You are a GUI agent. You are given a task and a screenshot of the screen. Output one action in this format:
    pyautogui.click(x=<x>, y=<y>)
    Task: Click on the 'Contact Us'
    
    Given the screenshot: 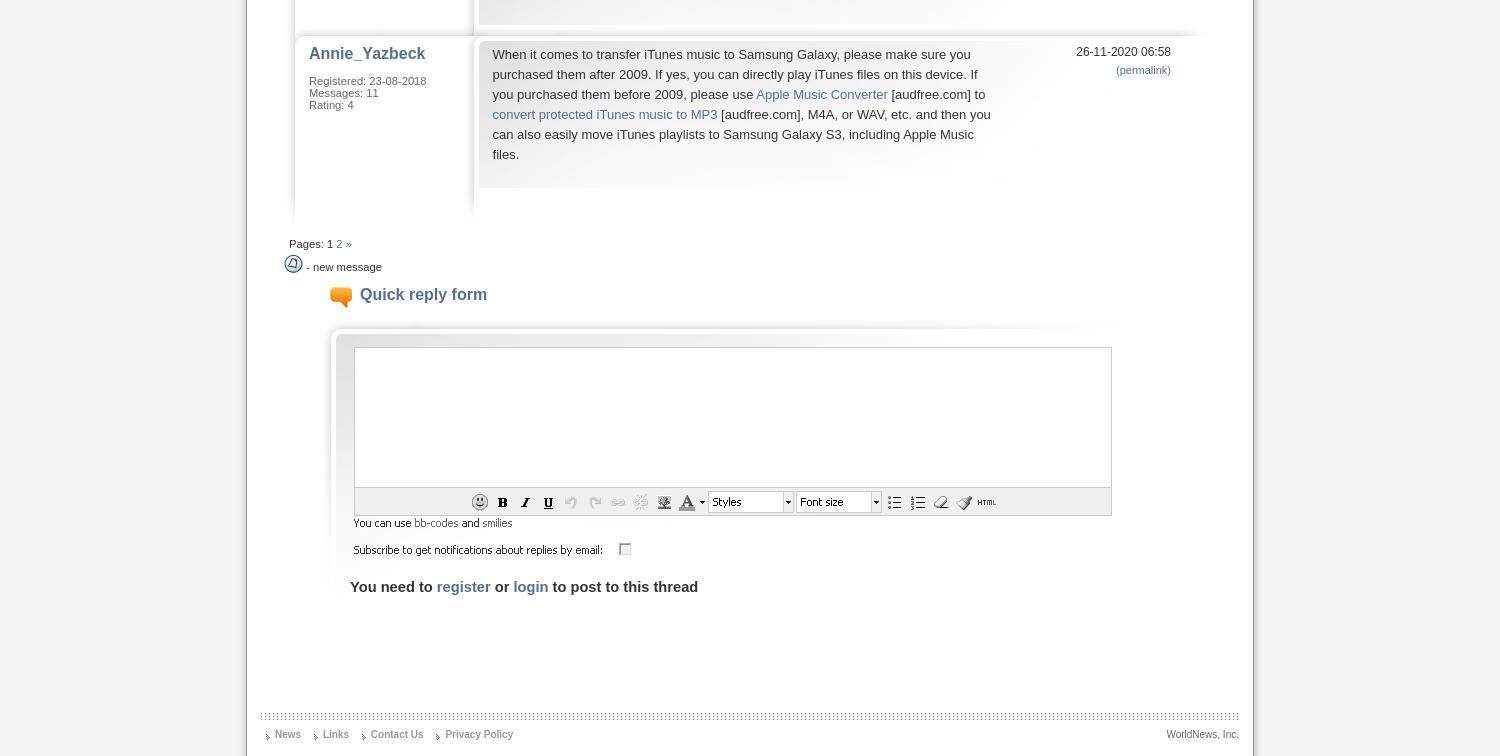 What is the action you would take?
    pyautogui.click(x=396, y=734)
    